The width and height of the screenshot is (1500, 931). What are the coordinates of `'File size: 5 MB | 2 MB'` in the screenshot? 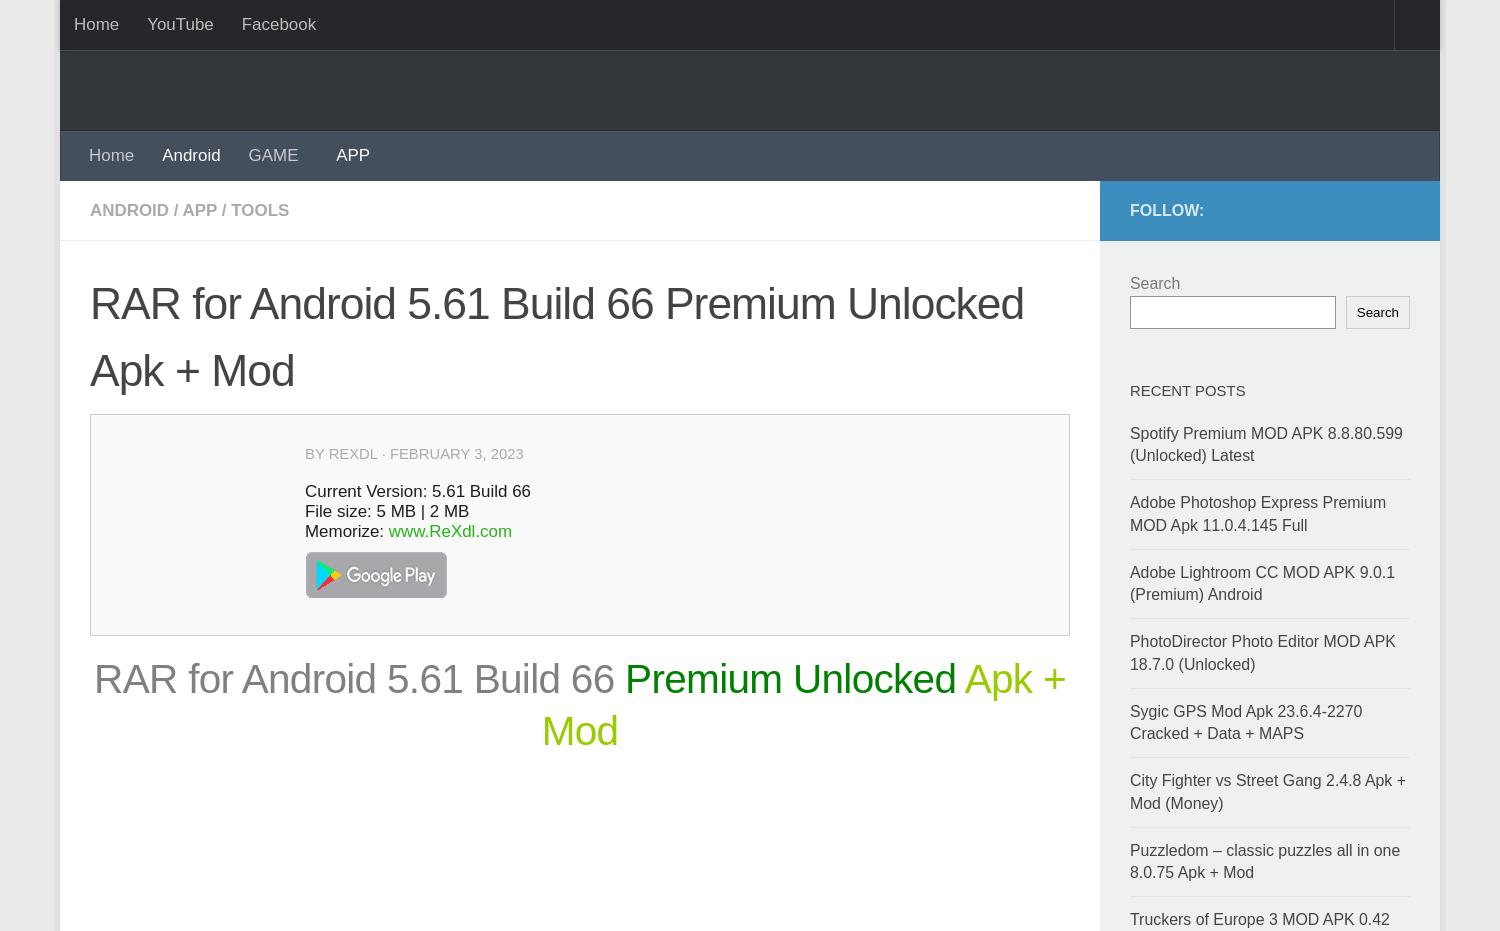 It's located at (387, 510).